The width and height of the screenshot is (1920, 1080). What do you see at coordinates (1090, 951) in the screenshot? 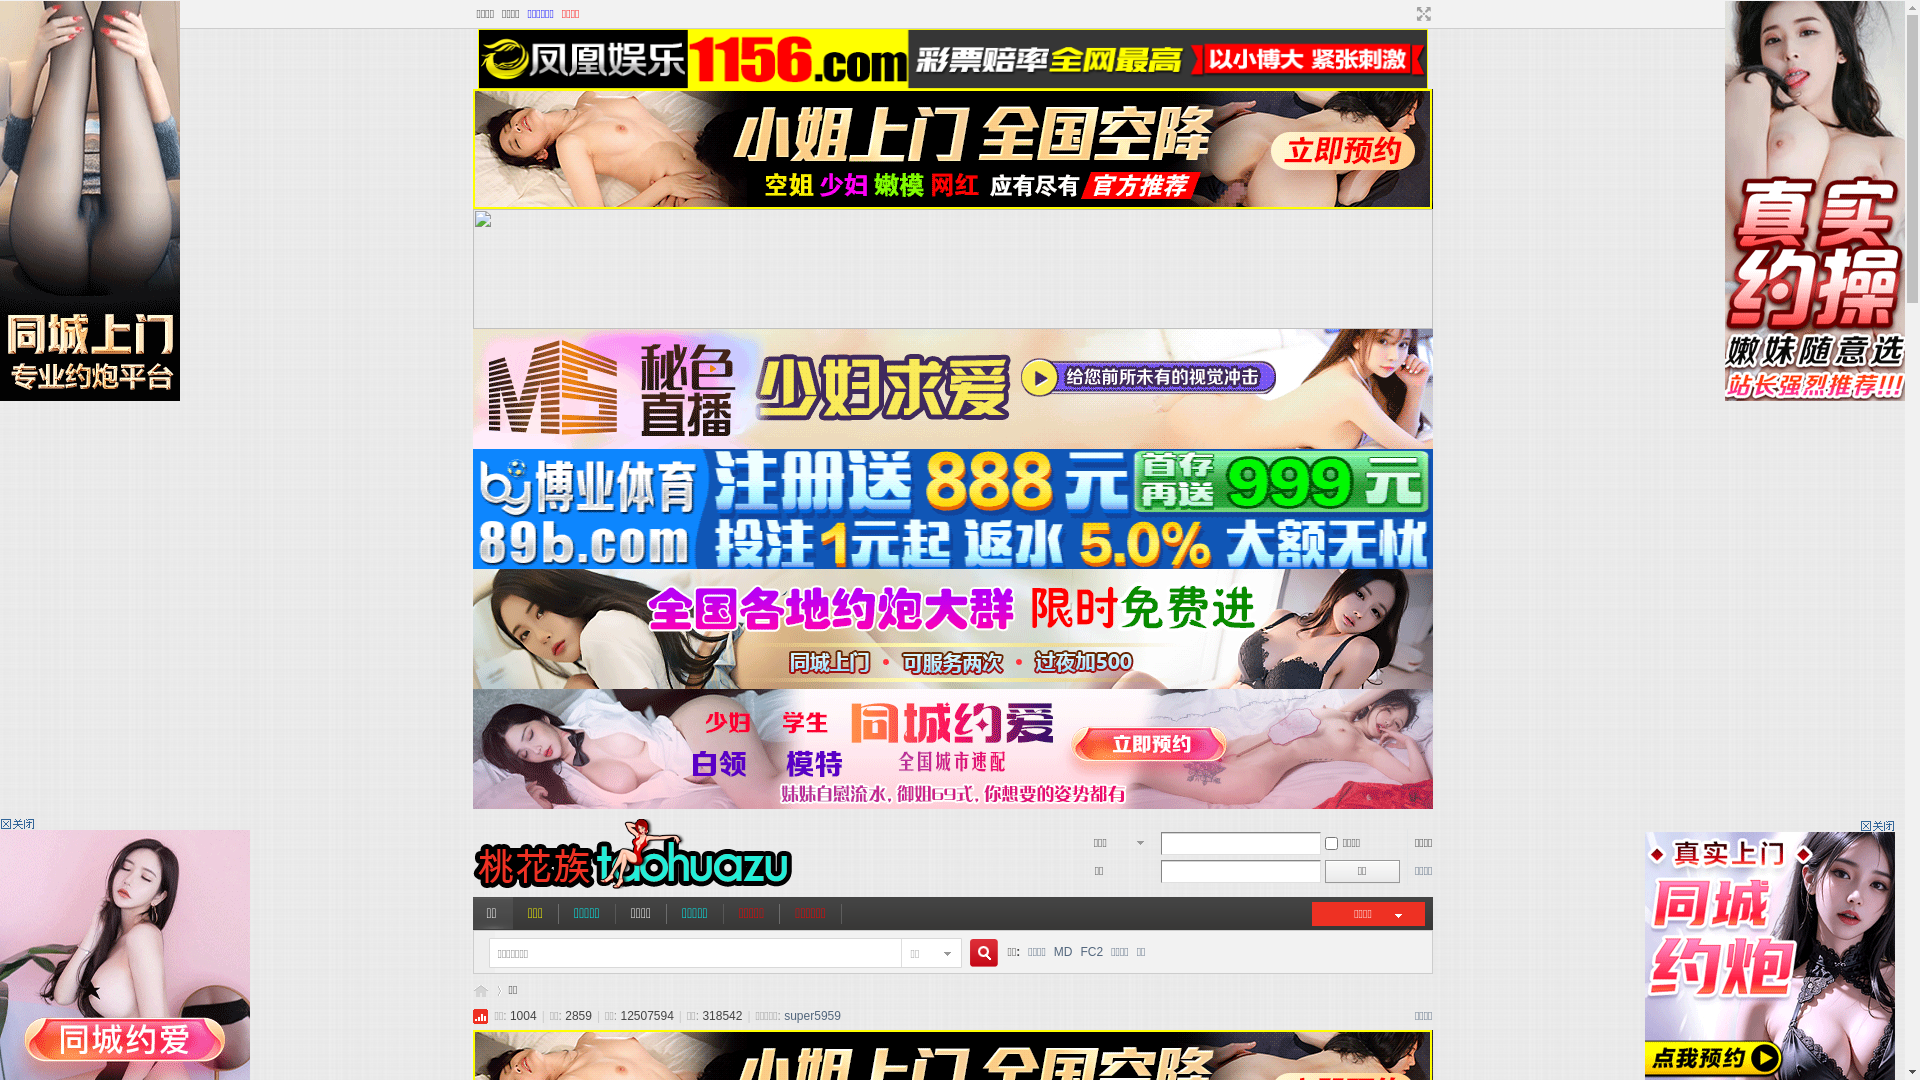
I see `'FC2'` at bounding box center [1090, 951].